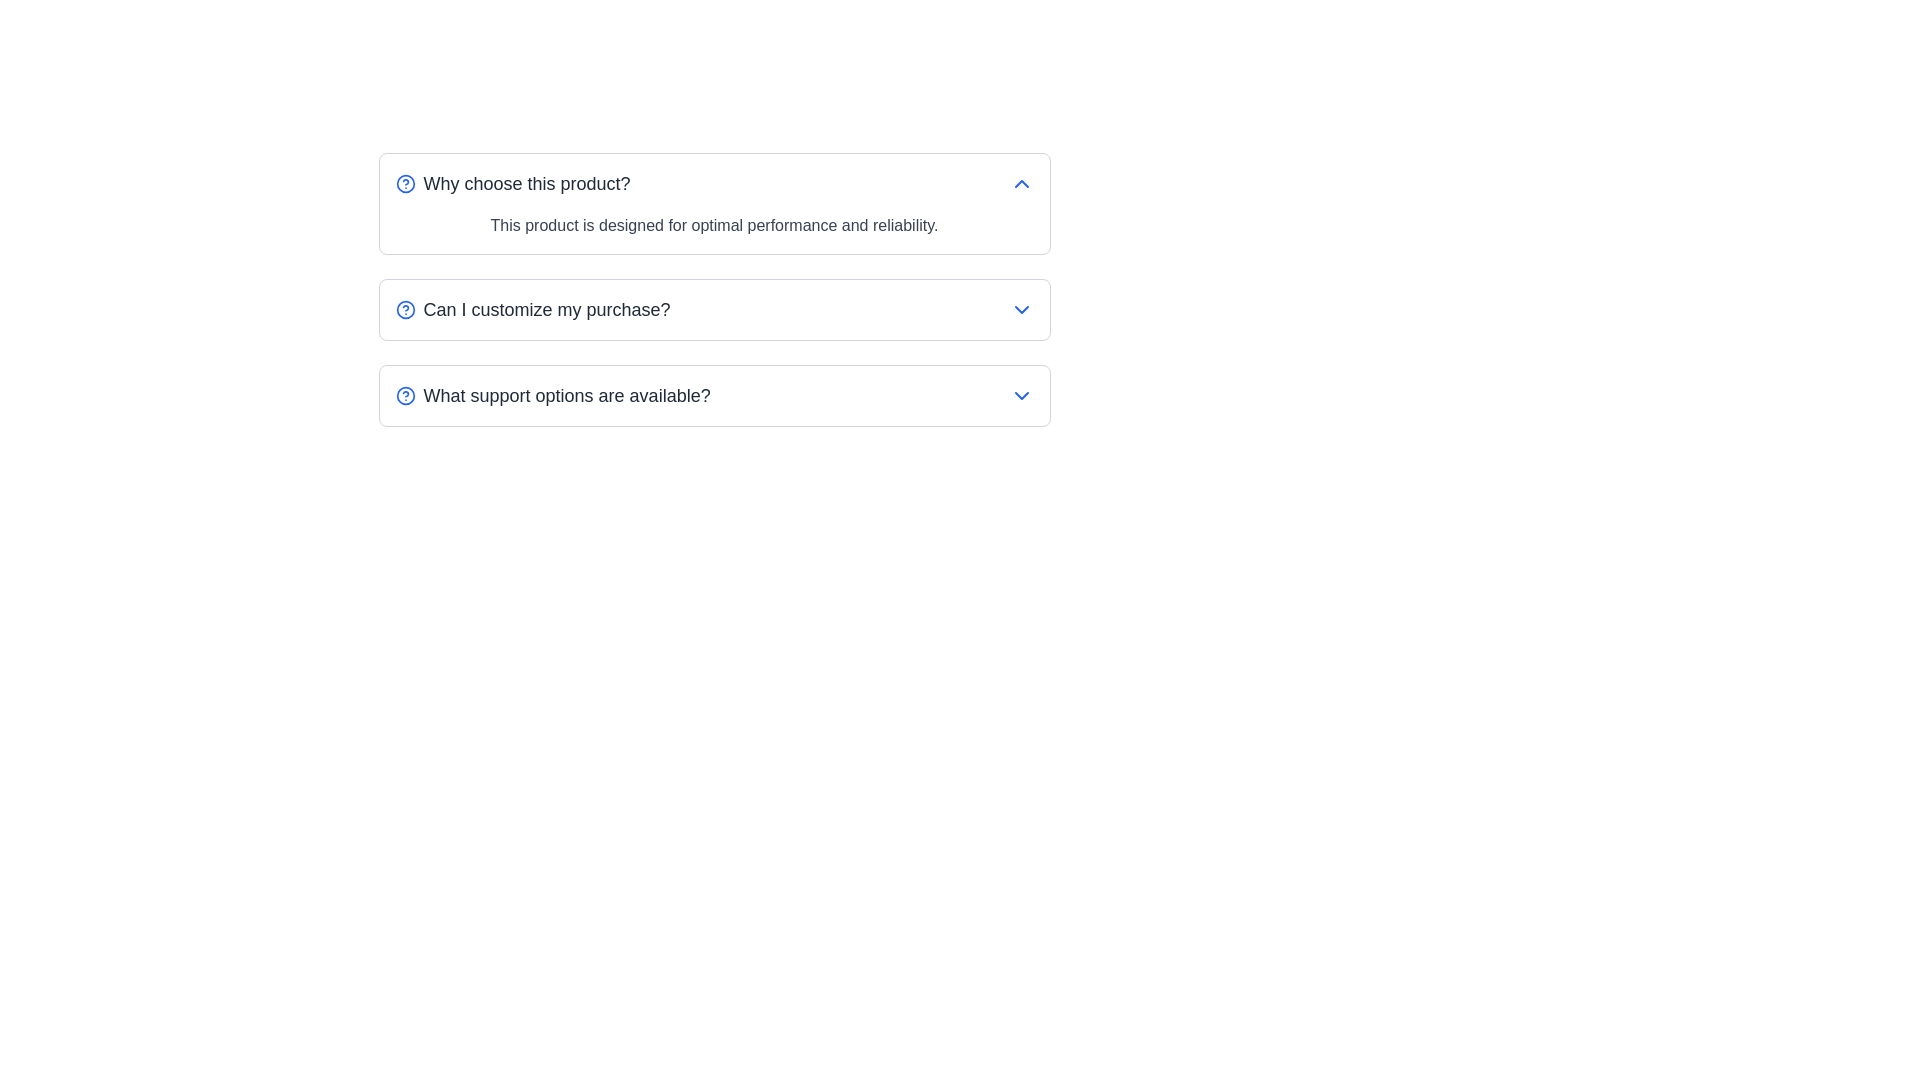 The height and width of the screenshot is (1080, 1920). What do you see at coordinates (714, 218) in the screenshot?
I see `the text label displaying 'This product is designed for optimal performance and reliability.' located in the expanded section of the 'Why choose this product?' dropdown` at bounding box center [714, 218].